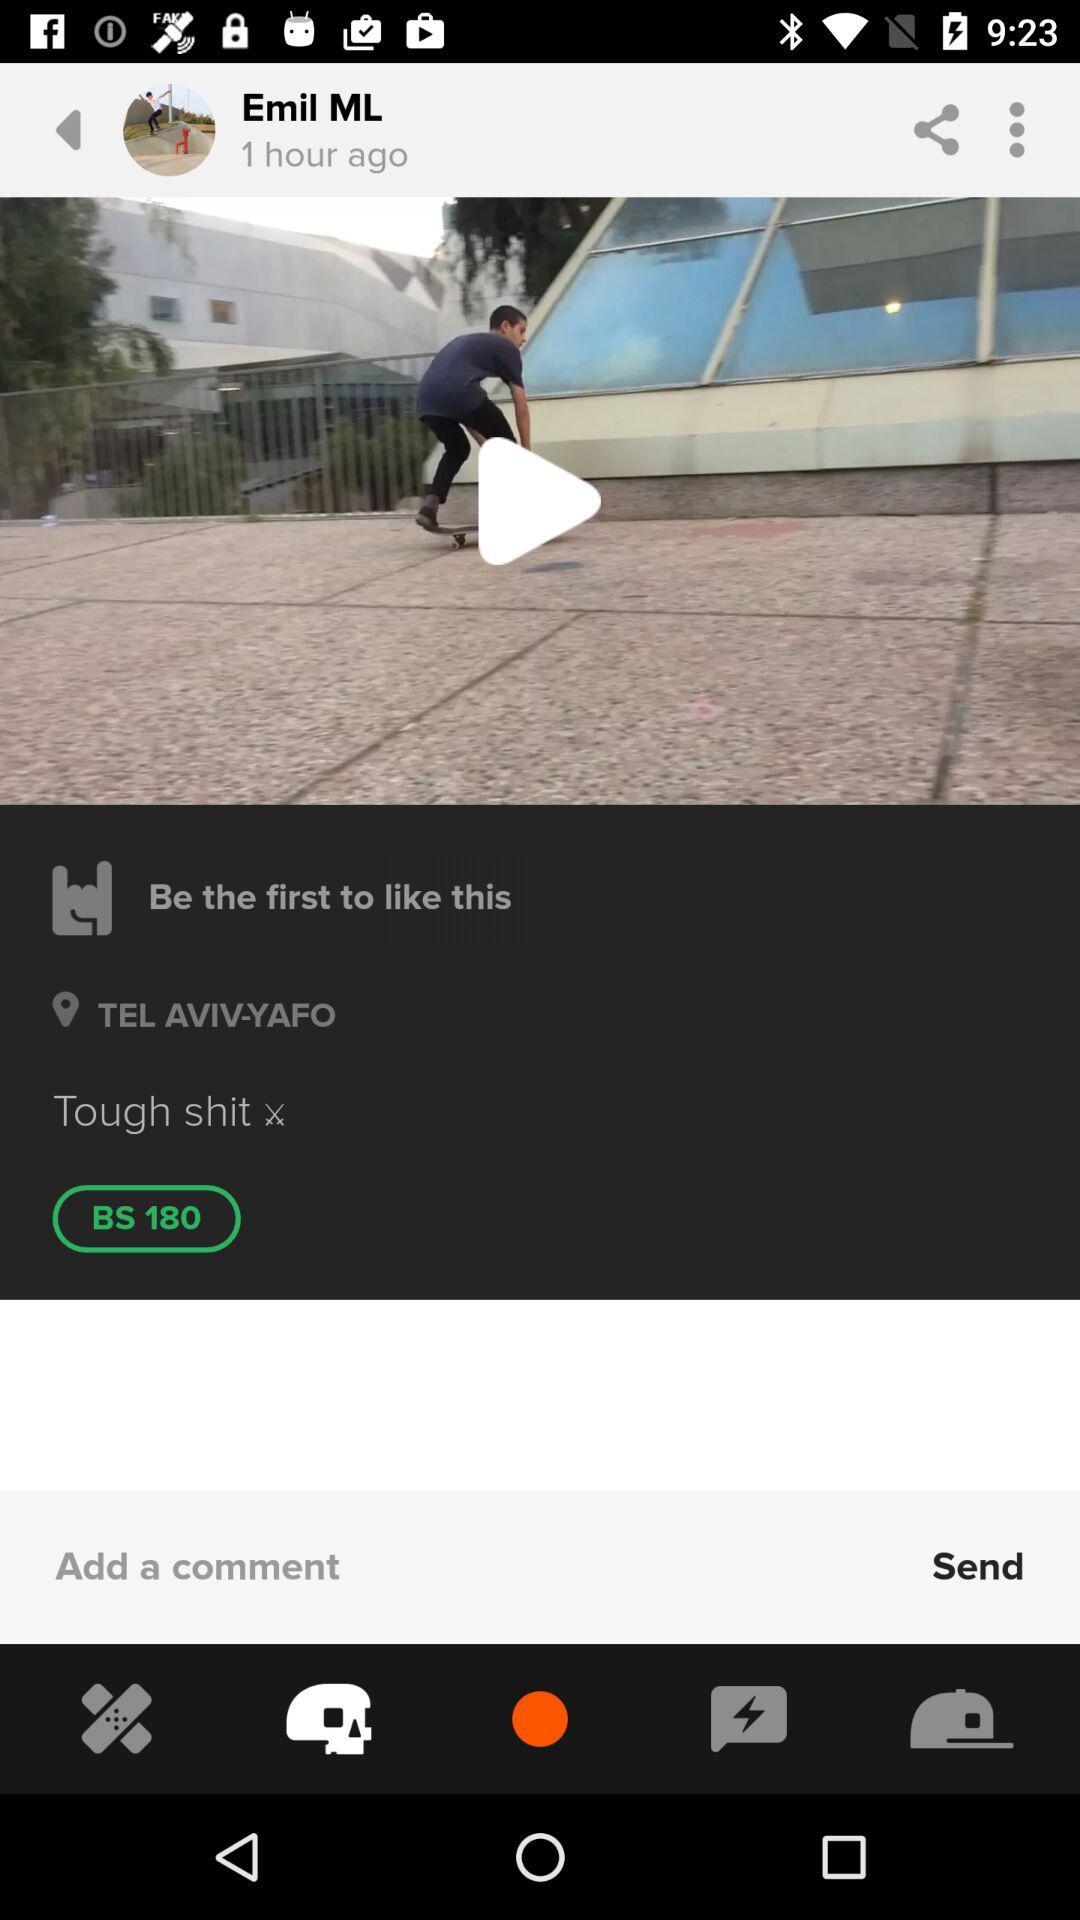 The image size is (1080, 1920). I want to click on the share icon, so click(936, 128).